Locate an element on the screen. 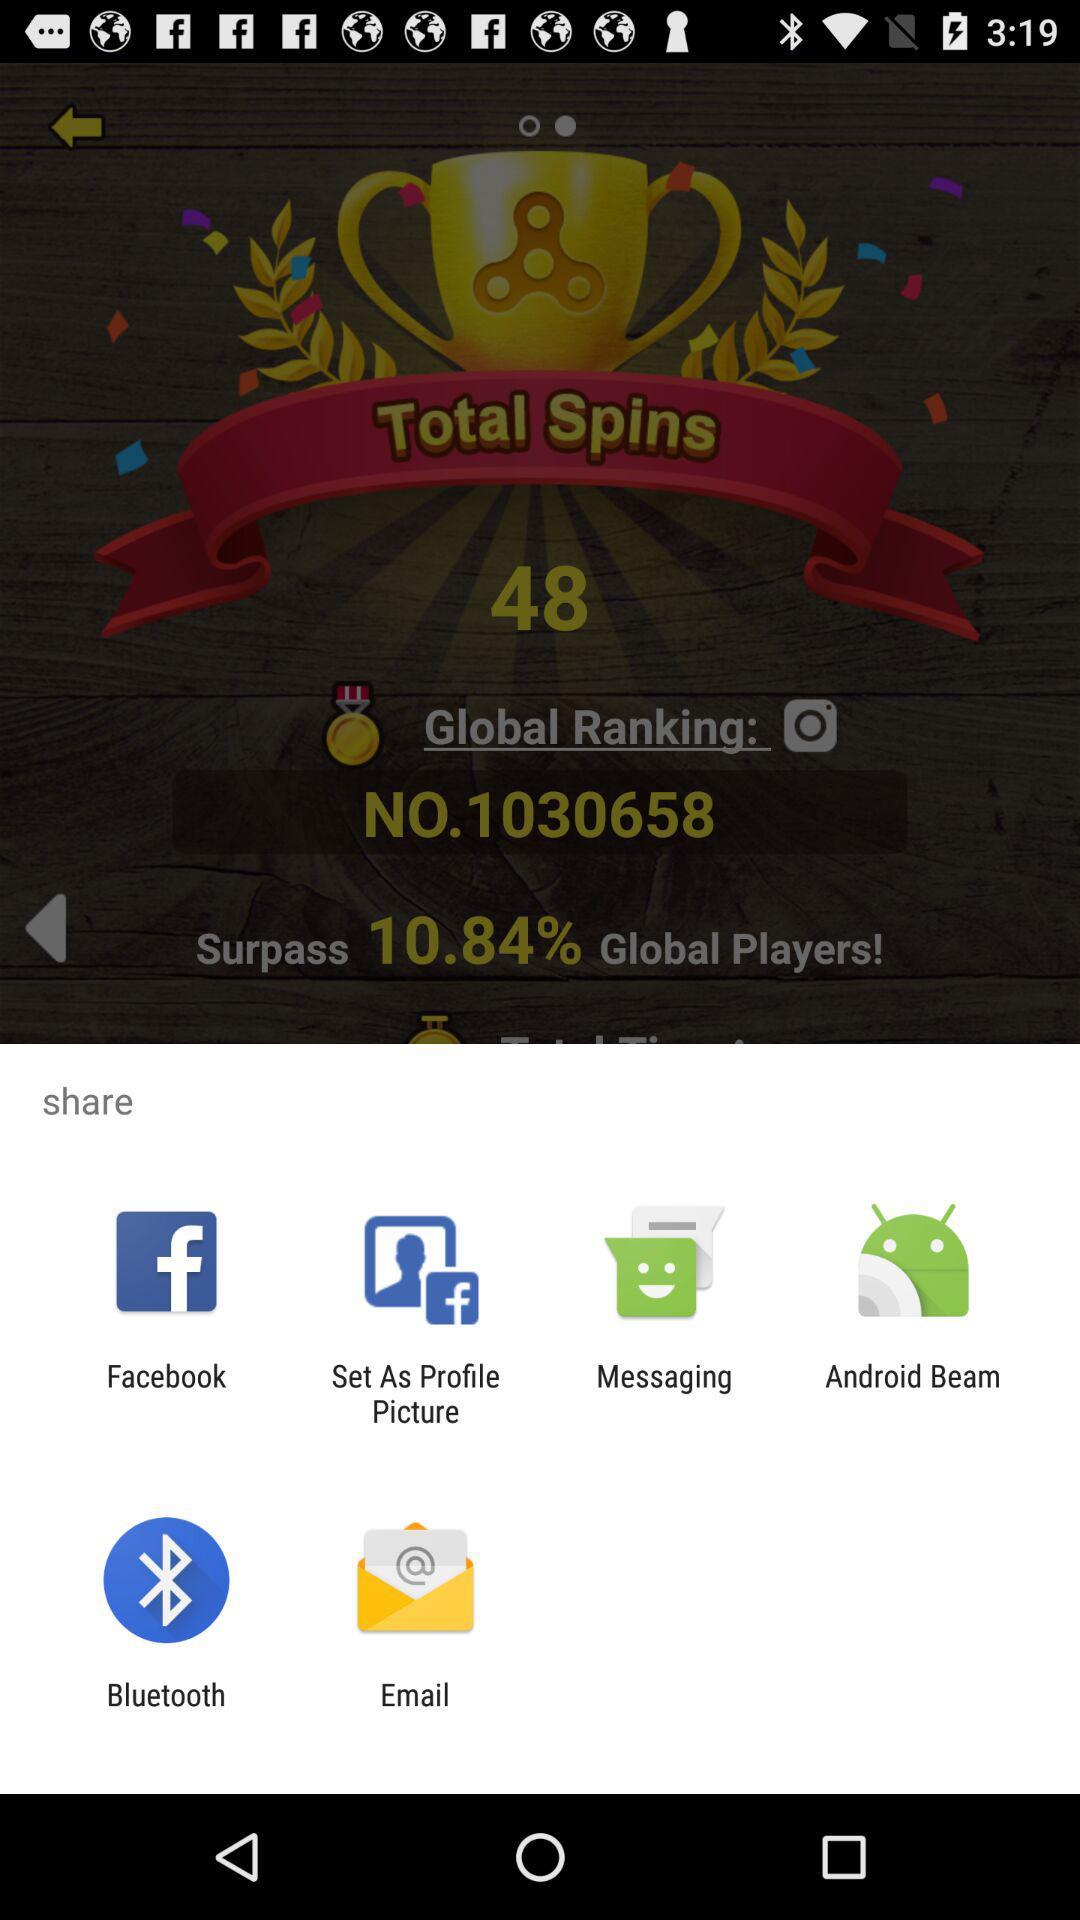 This screenshot has height=1920, width=1080. email item is located at coordinates (414, 1711).